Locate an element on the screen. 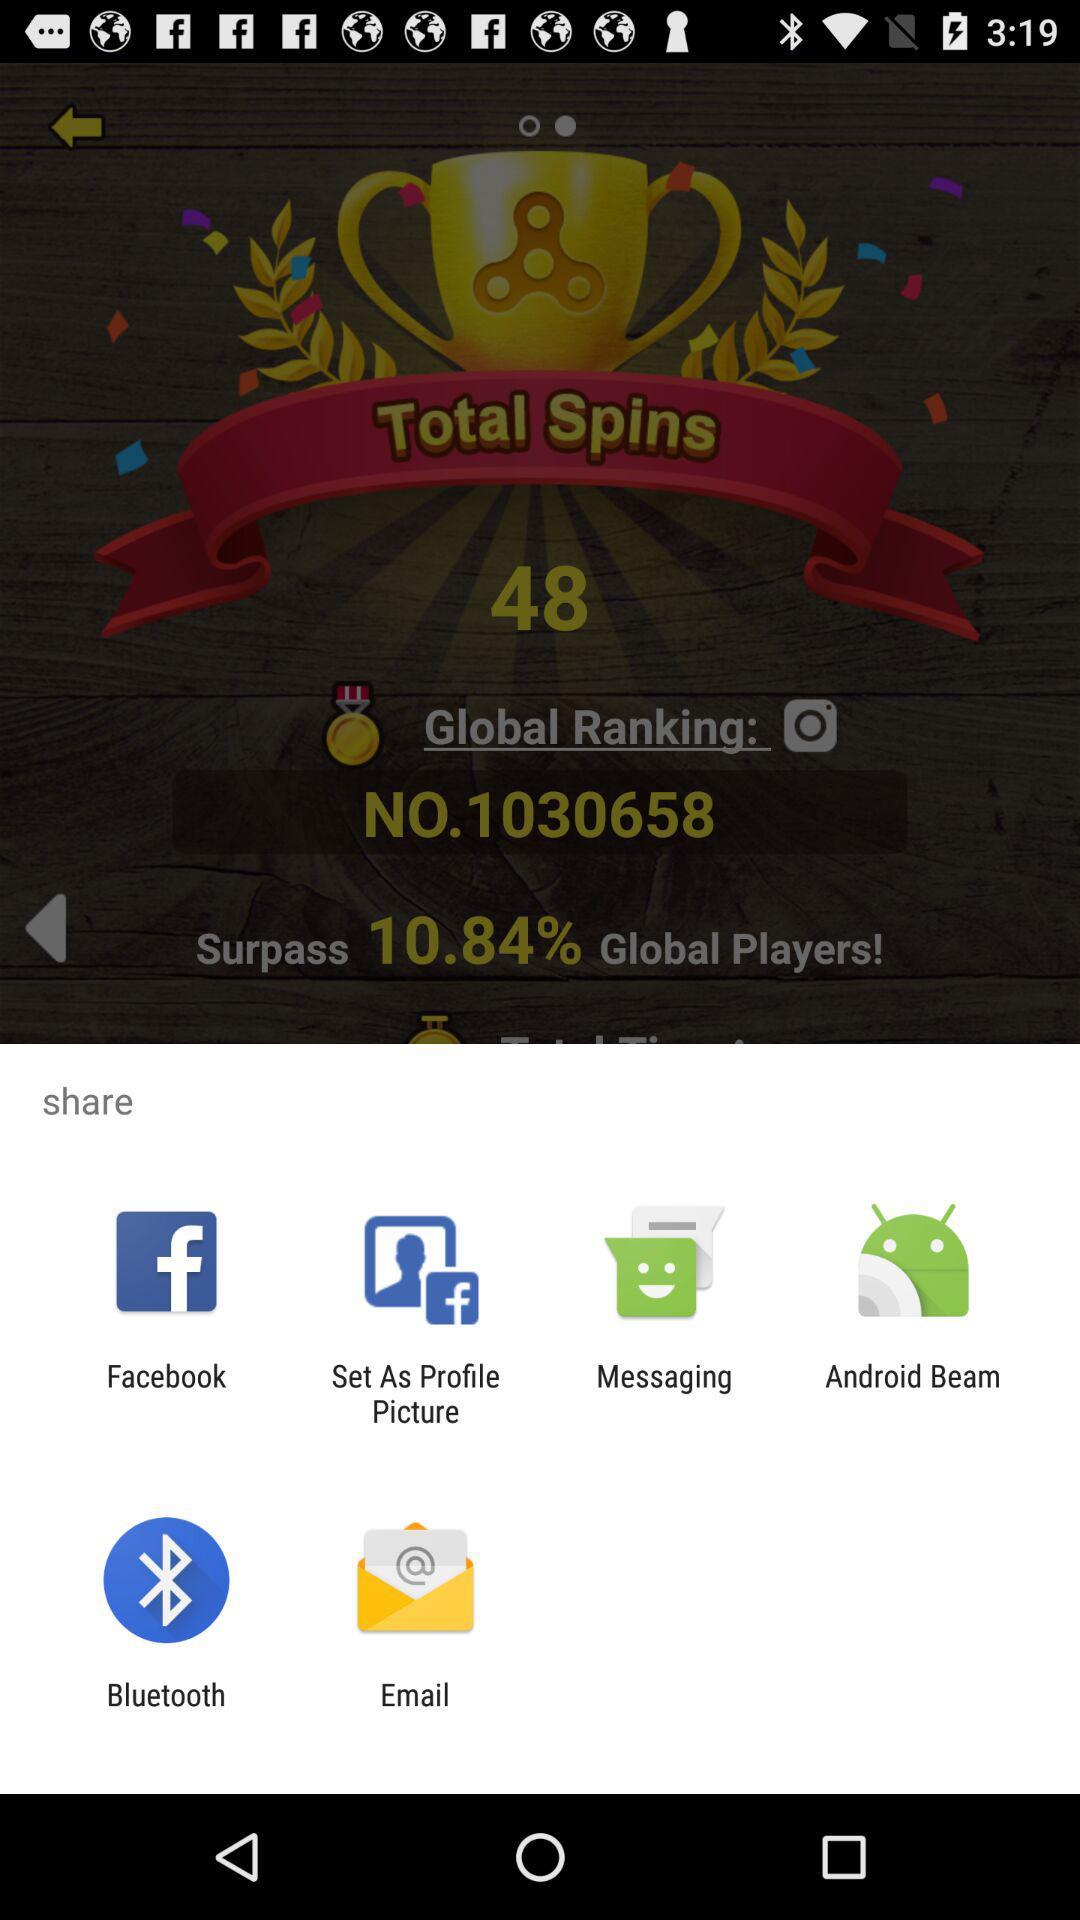 This screenshot has height=1920, width=1080. email item is located at coordinates (414, 1711).